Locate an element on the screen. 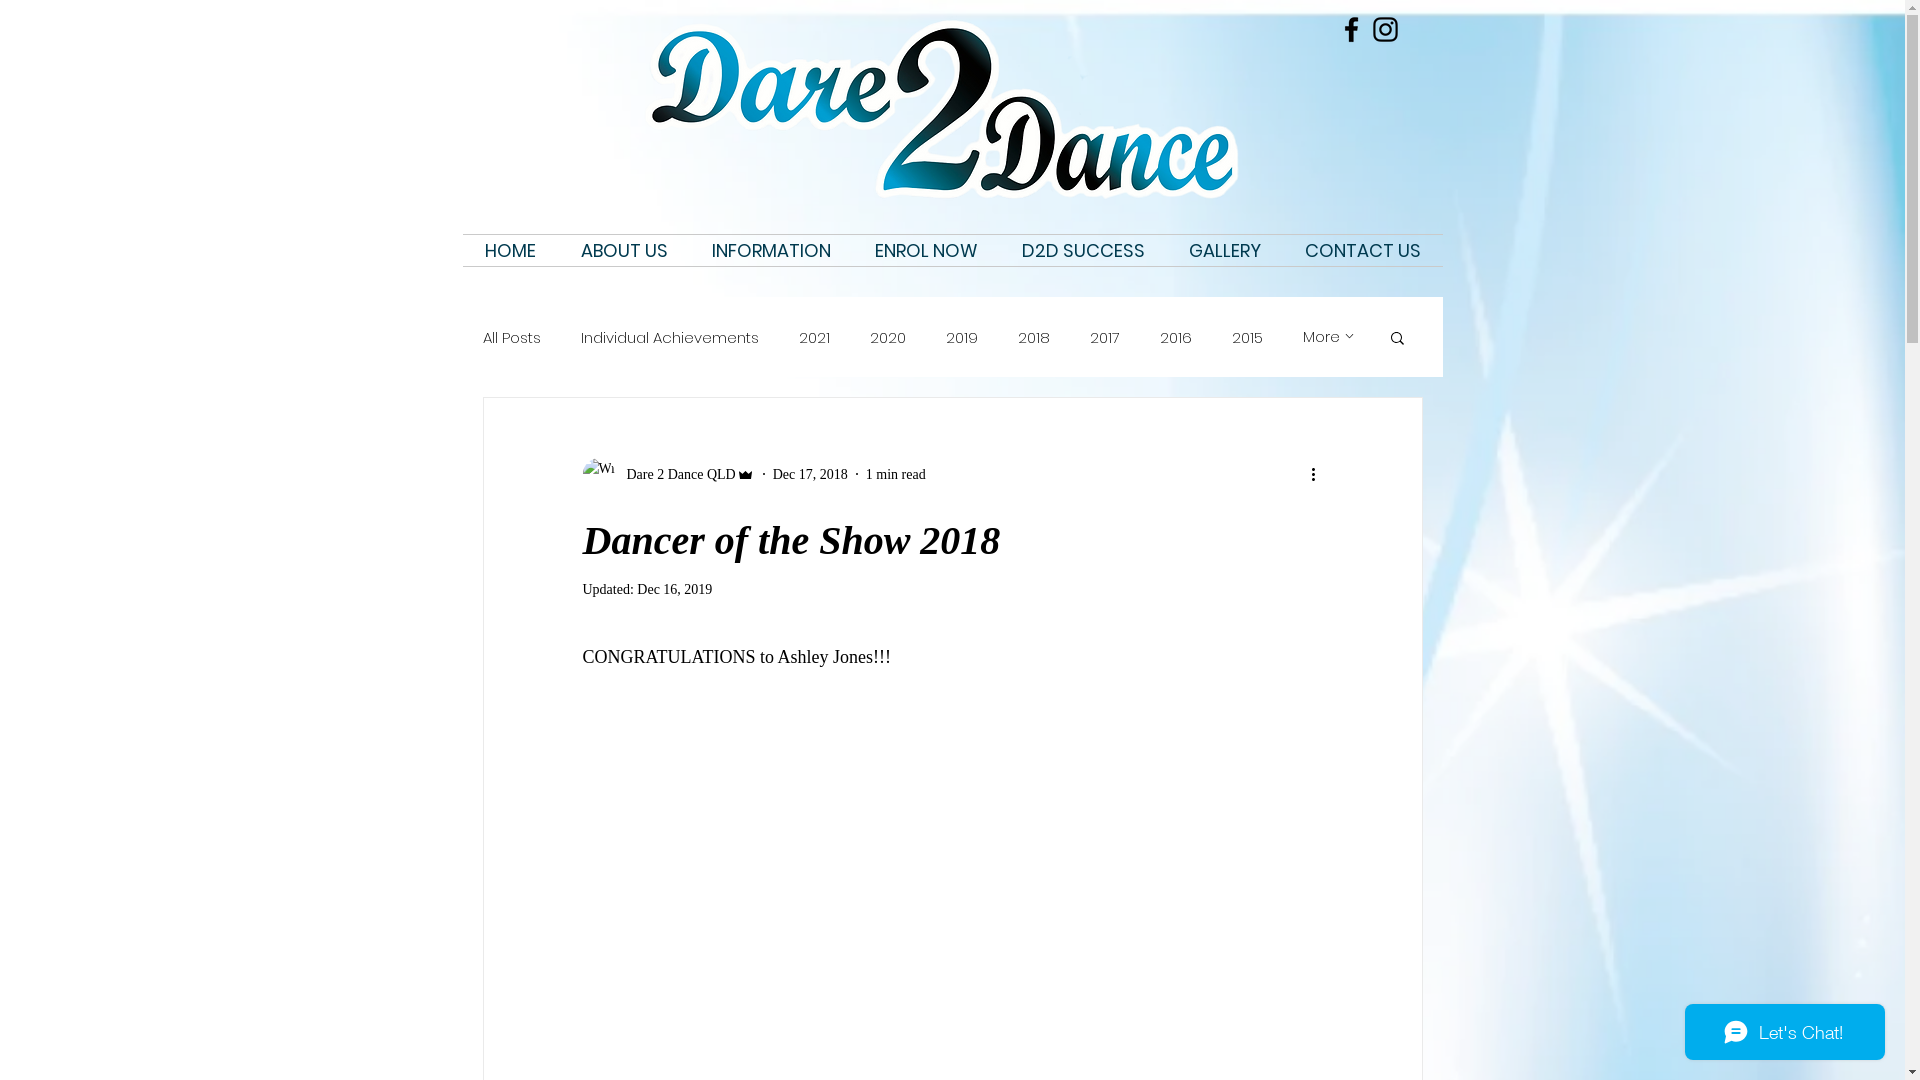  'Individual Achievements' is located at coordinates (668, 336).